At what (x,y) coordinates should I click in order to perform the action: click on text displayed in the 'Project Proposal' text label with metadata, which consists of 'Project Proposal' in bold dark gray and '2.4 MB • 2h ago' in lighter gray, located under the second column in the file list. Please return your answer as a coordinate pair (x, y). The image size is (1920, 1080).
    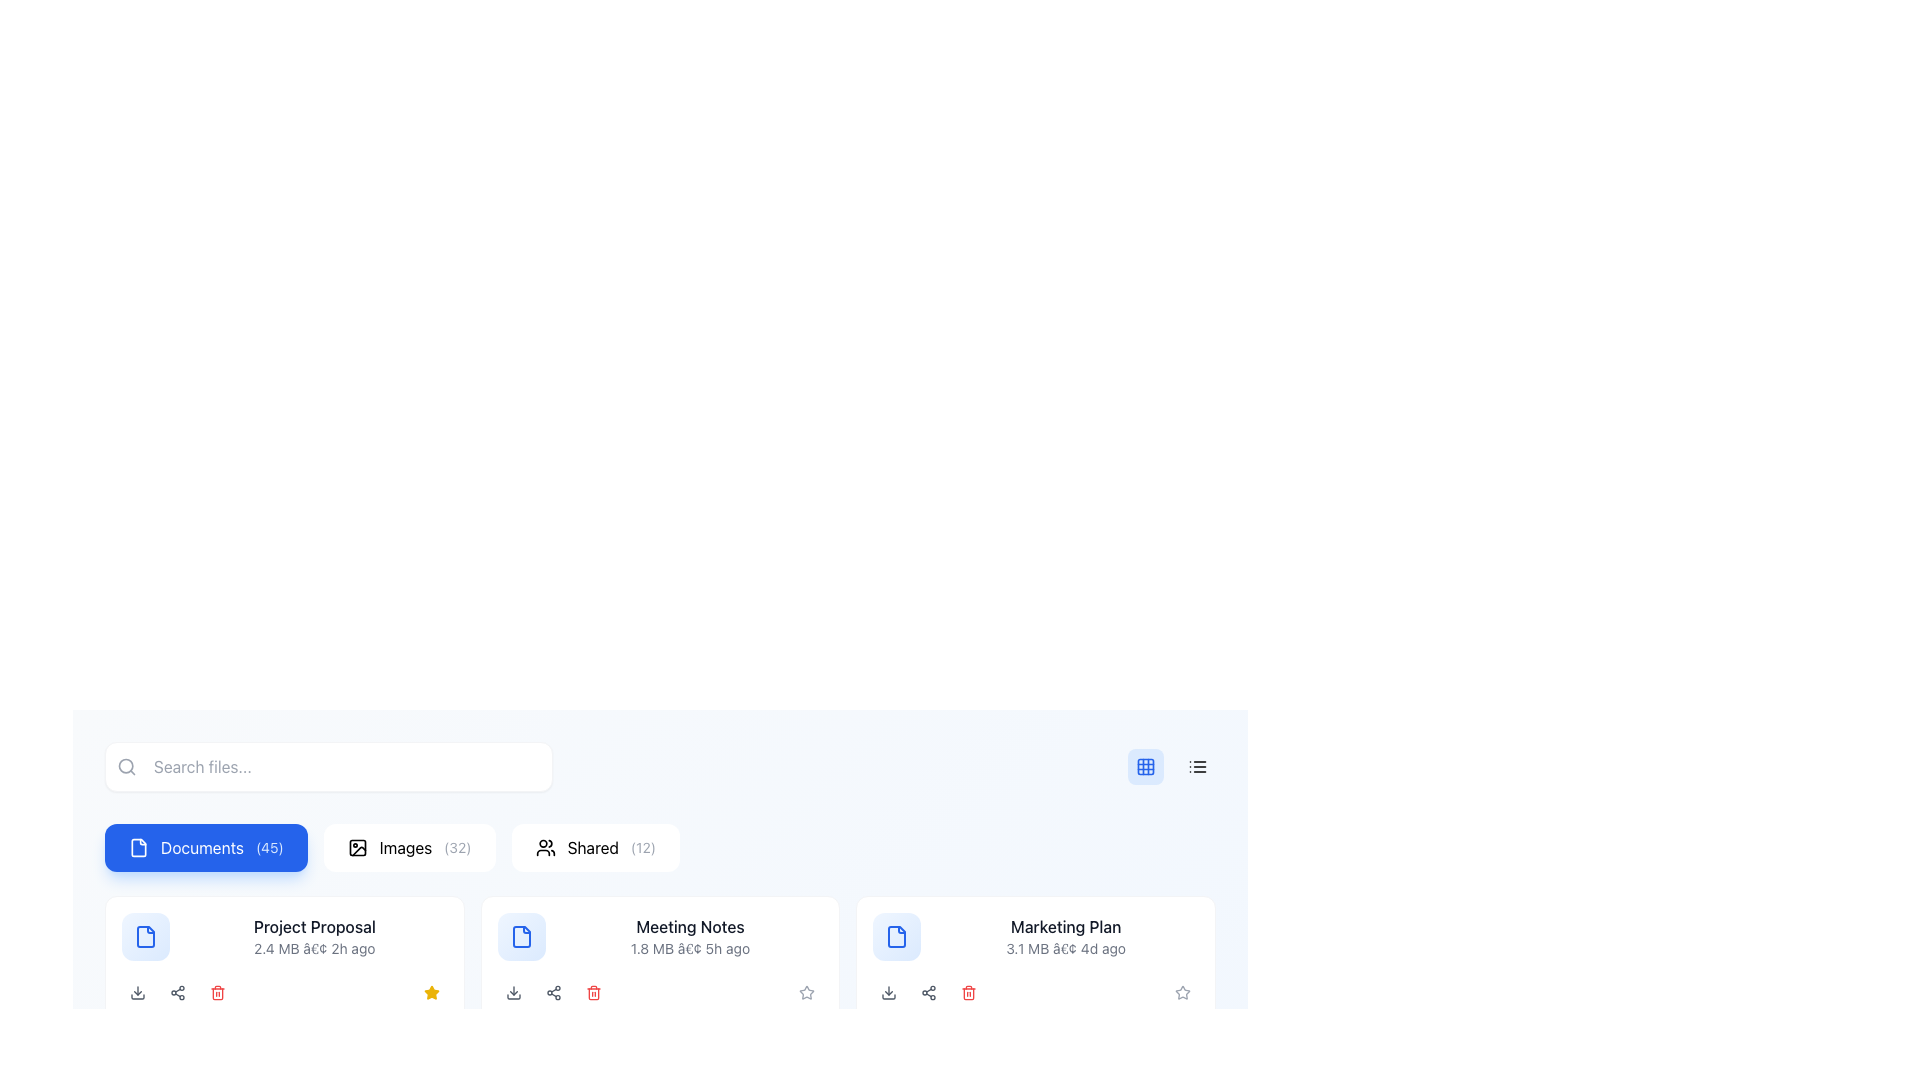
    Looking at the image, I should click on (313, 937).